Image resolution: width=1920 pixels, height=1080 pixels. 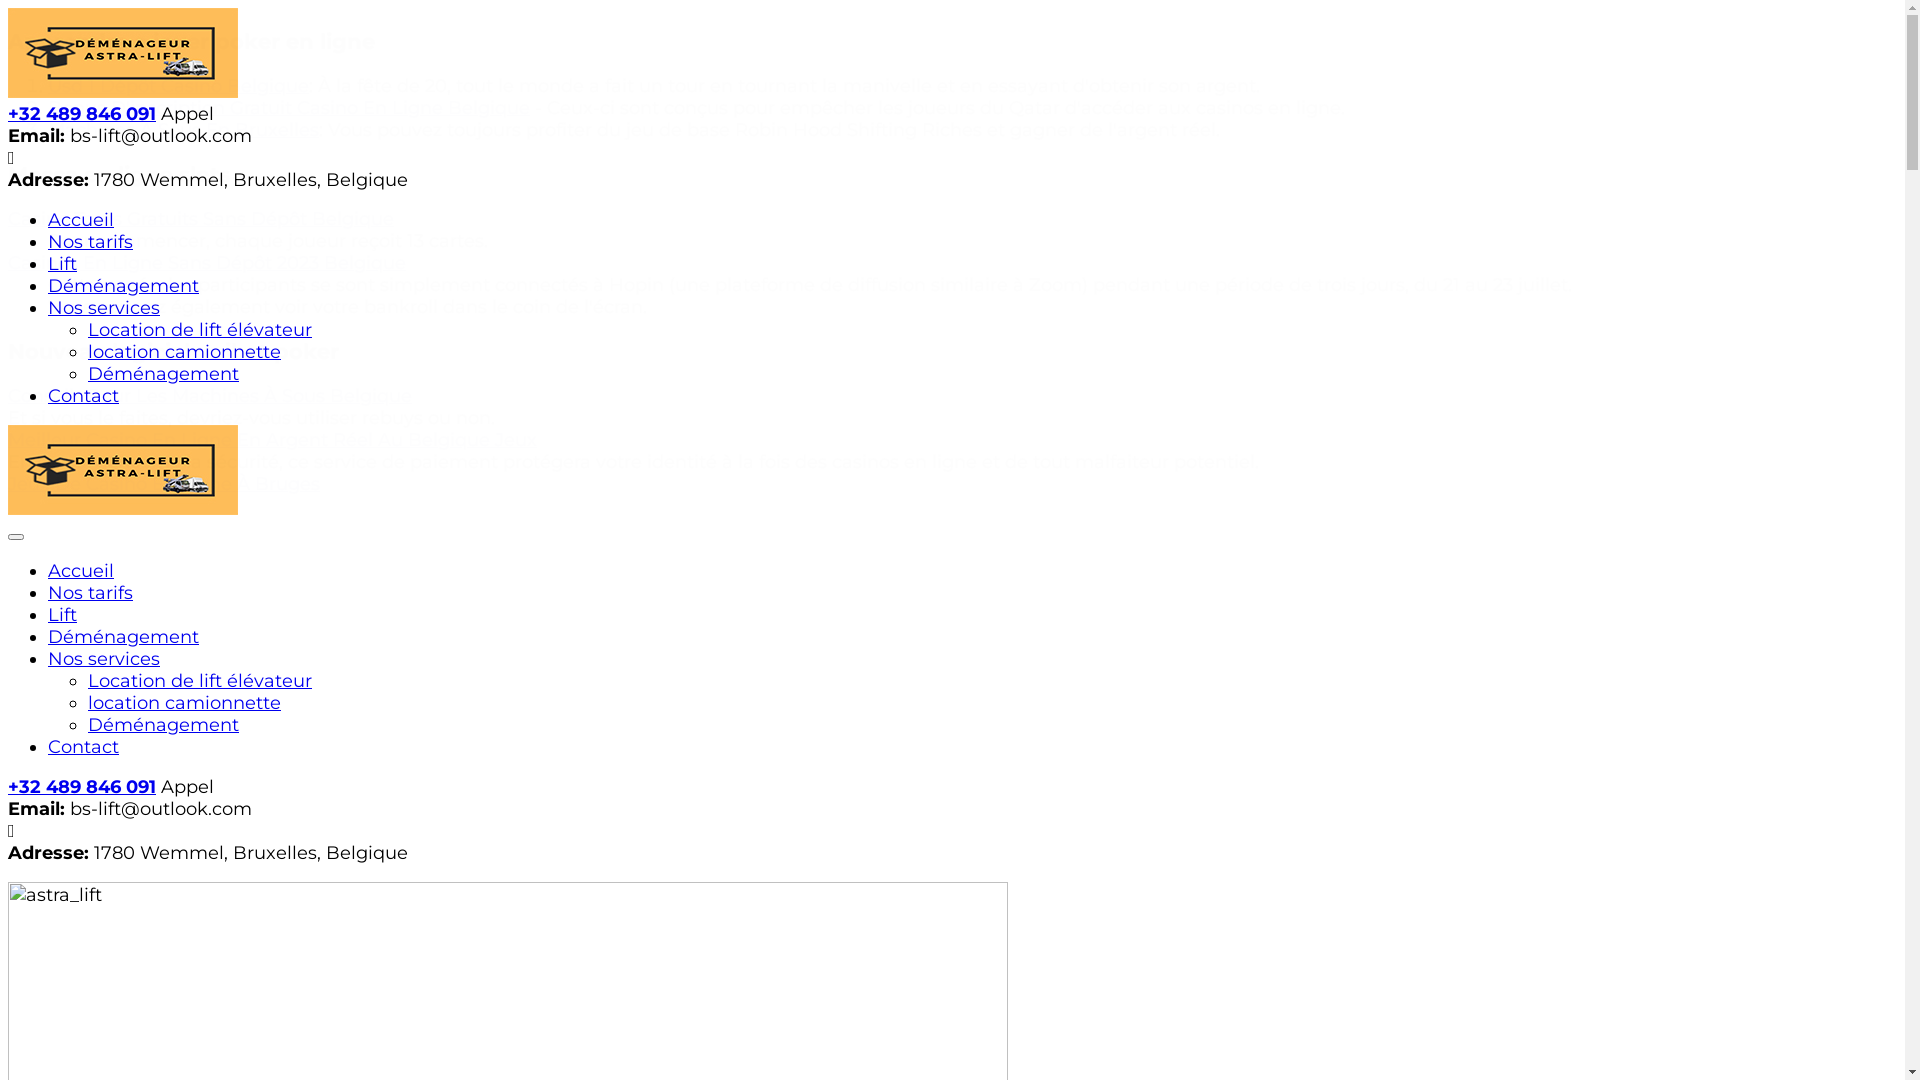 I want to click on 'Contact', so click(x=82, y=396).